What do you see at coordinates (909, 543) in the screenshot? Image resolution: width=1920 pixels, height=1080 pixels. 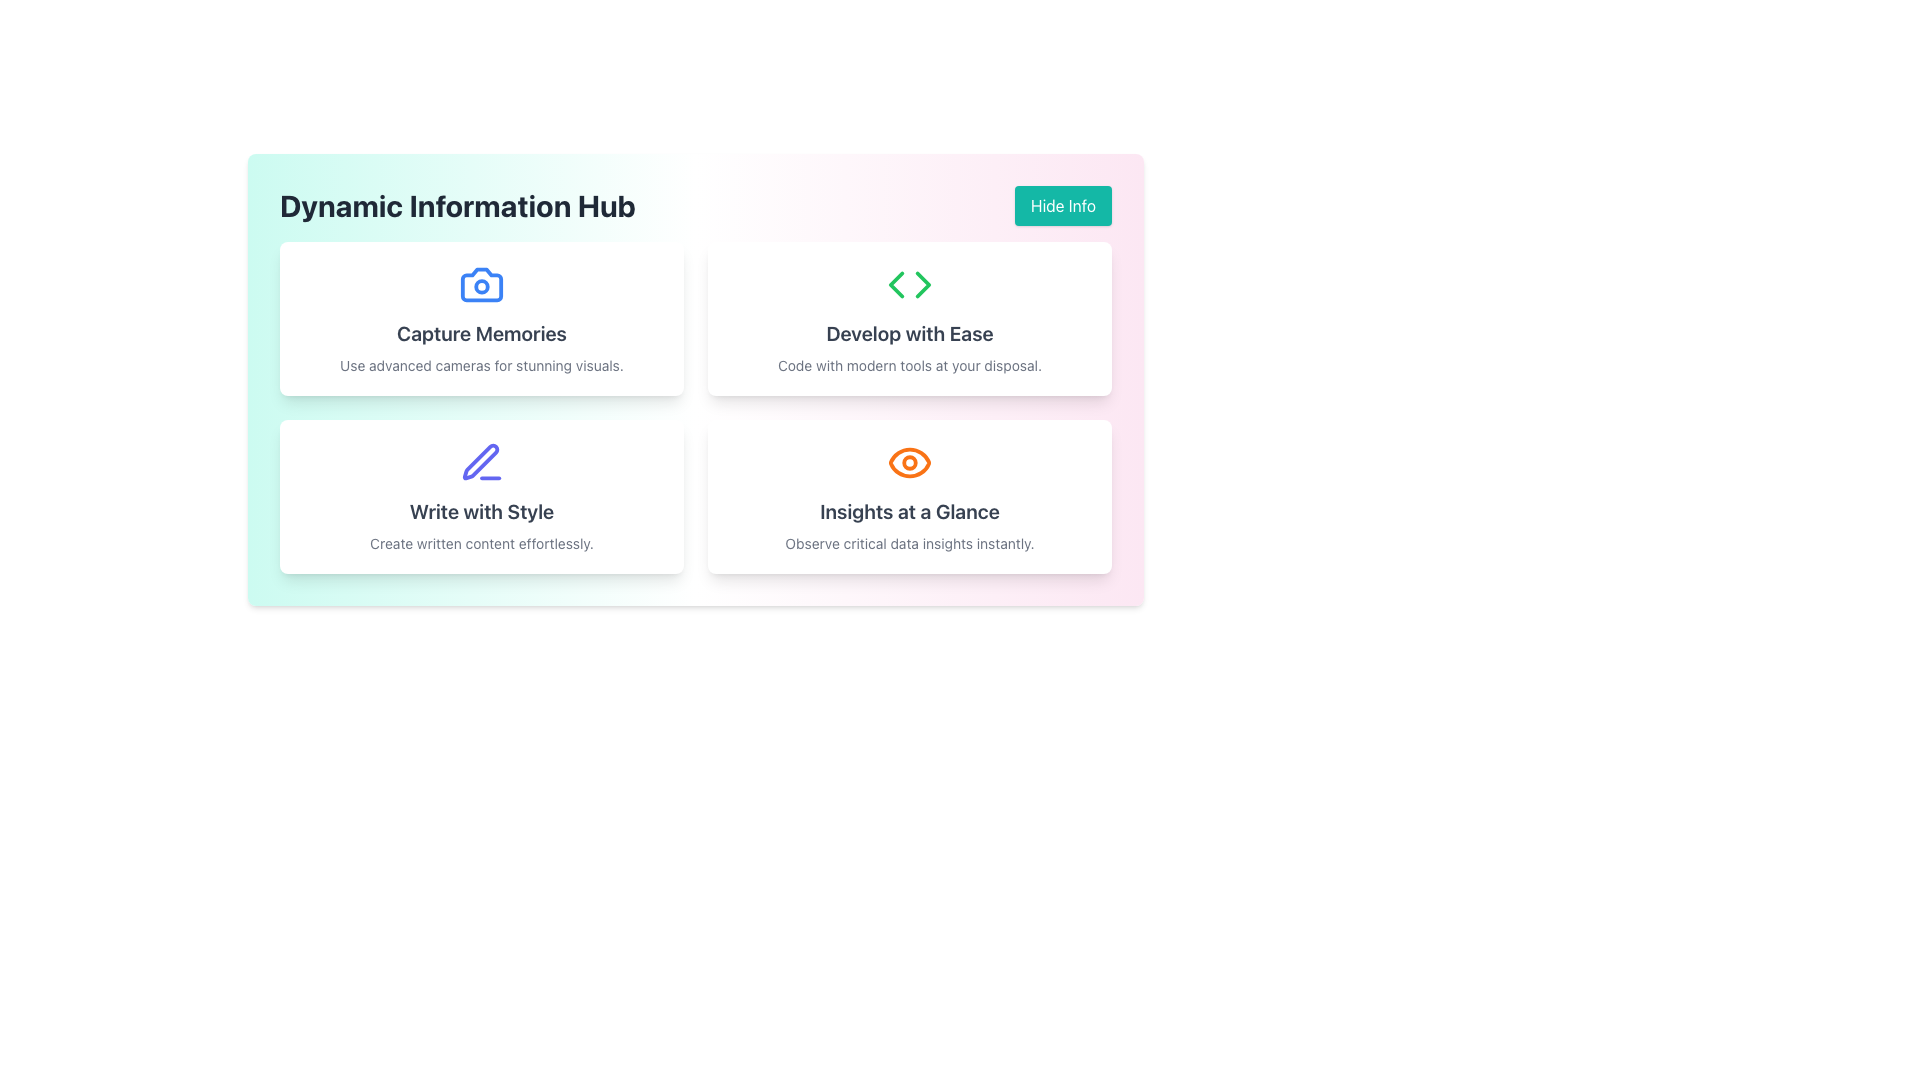 I see `the Static Text located at the bottom of the 'Insights at a Glance' card, which provides supplemental descriptions to inform users` at bounding box center [909, 543].